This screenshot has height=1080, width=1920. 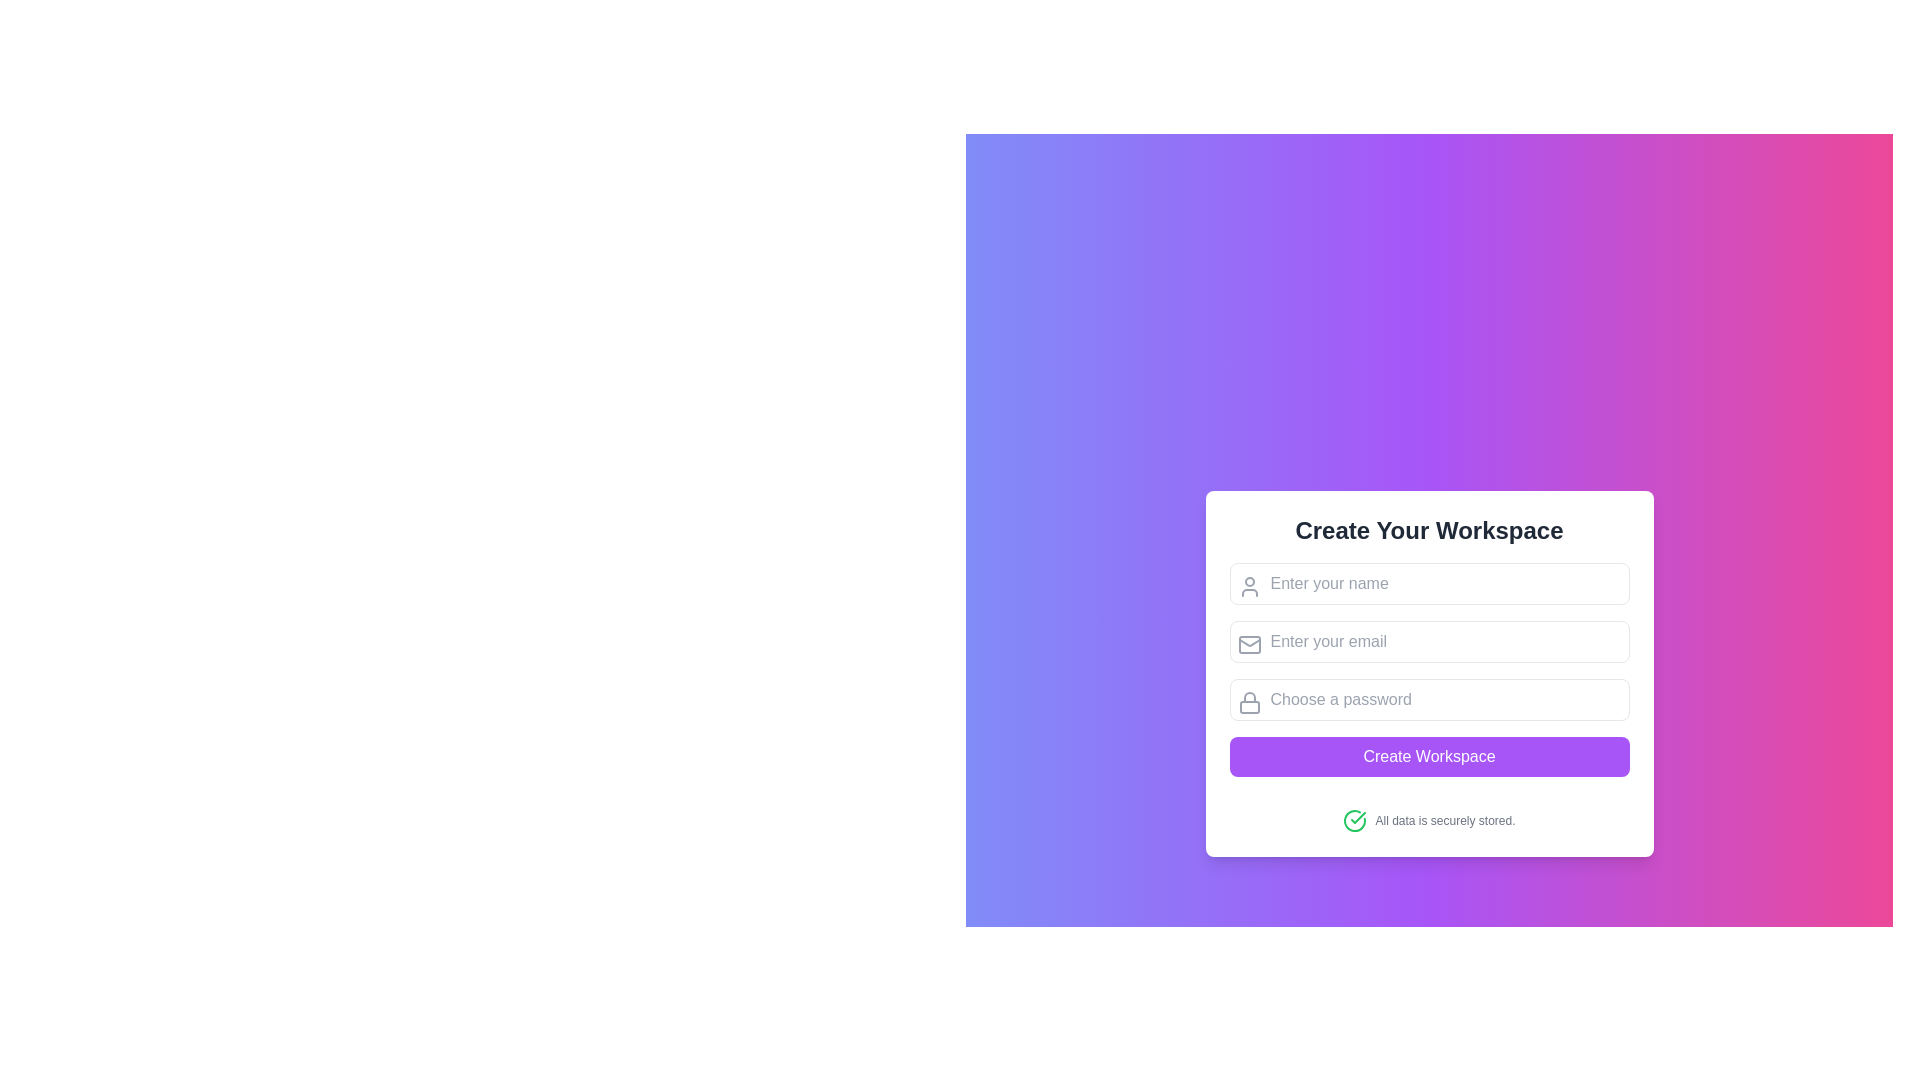 What do you see at coordinates (1428, 530) in the screenshot?
I see `the title or header text element that serves as the context for the form, positioned above all input fields and buttons` at bounding box center [1428, 530].